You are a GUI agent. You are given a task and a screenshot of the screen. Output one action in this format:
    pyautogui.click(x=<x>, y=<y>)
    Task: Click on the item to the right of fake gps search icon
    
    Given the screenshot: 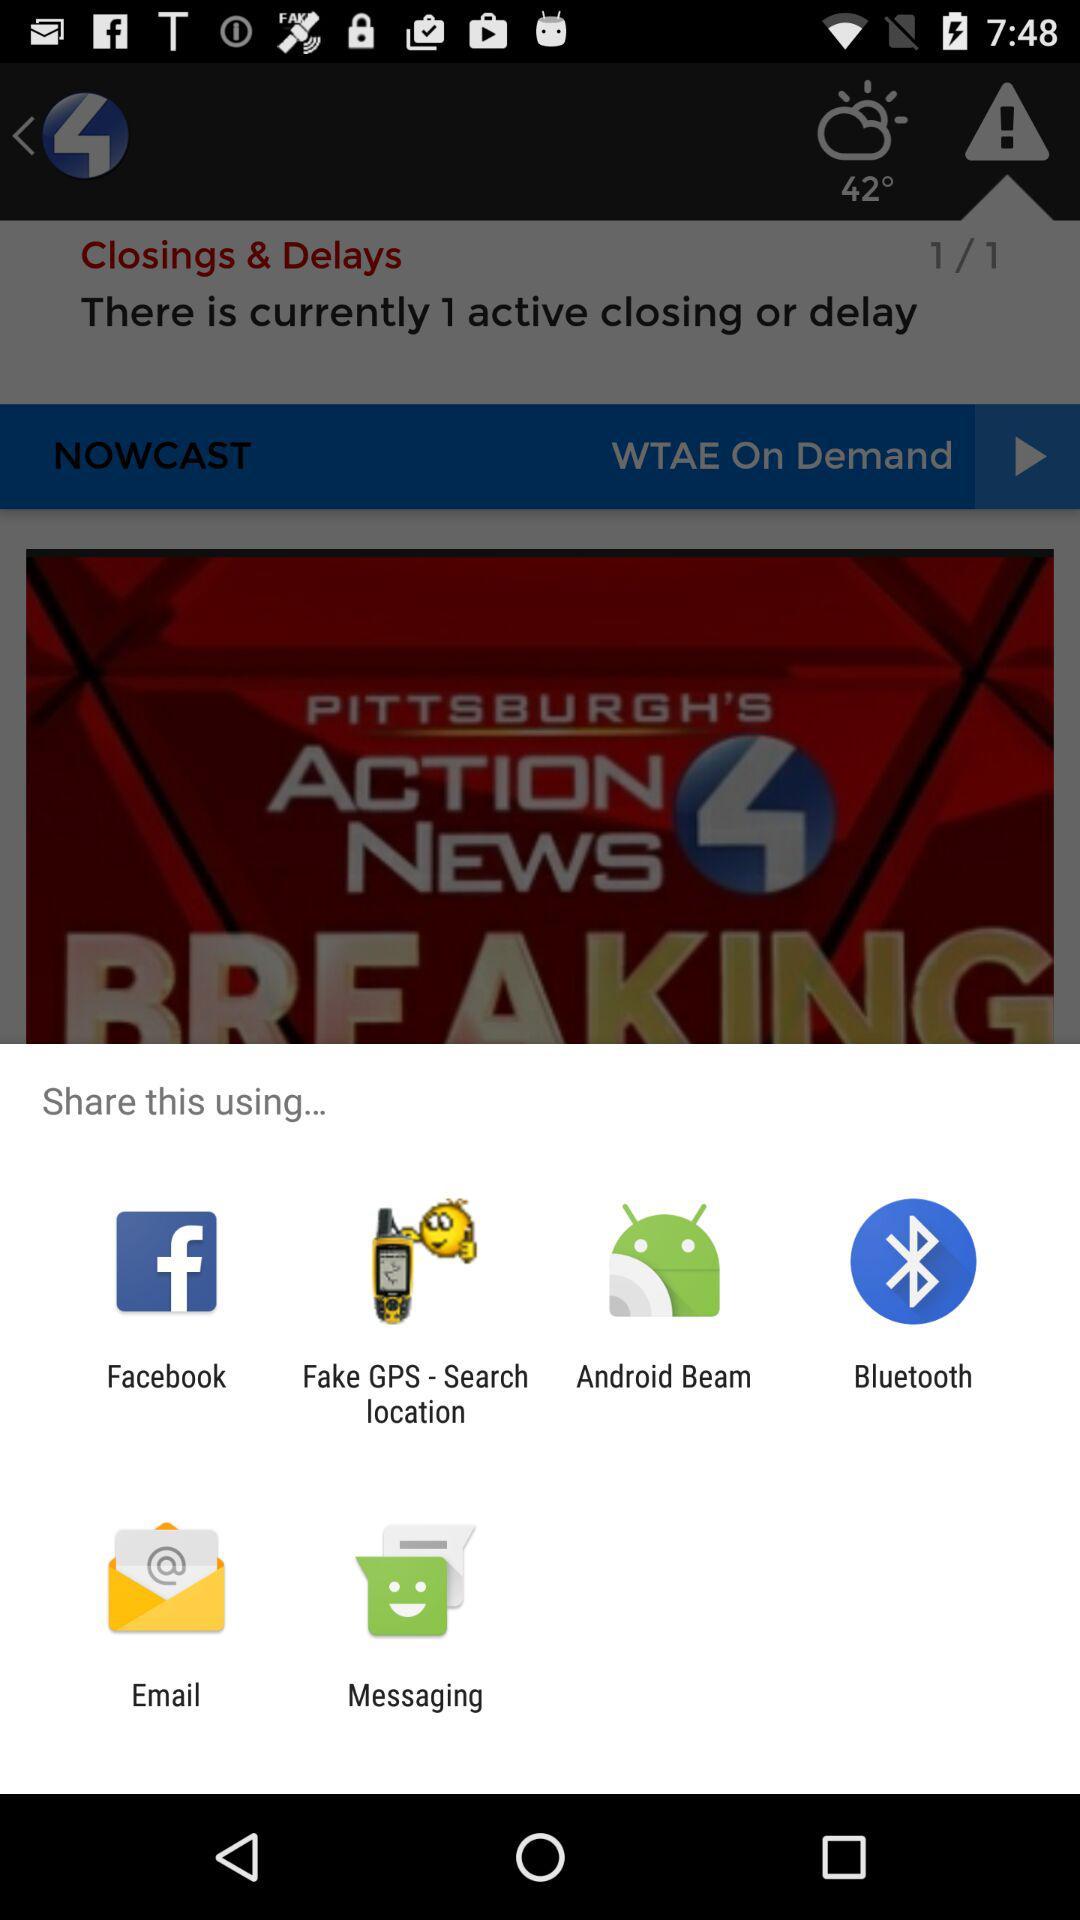 What is the action you would take?
    pyautogui.click(x=664, y=1392)
    